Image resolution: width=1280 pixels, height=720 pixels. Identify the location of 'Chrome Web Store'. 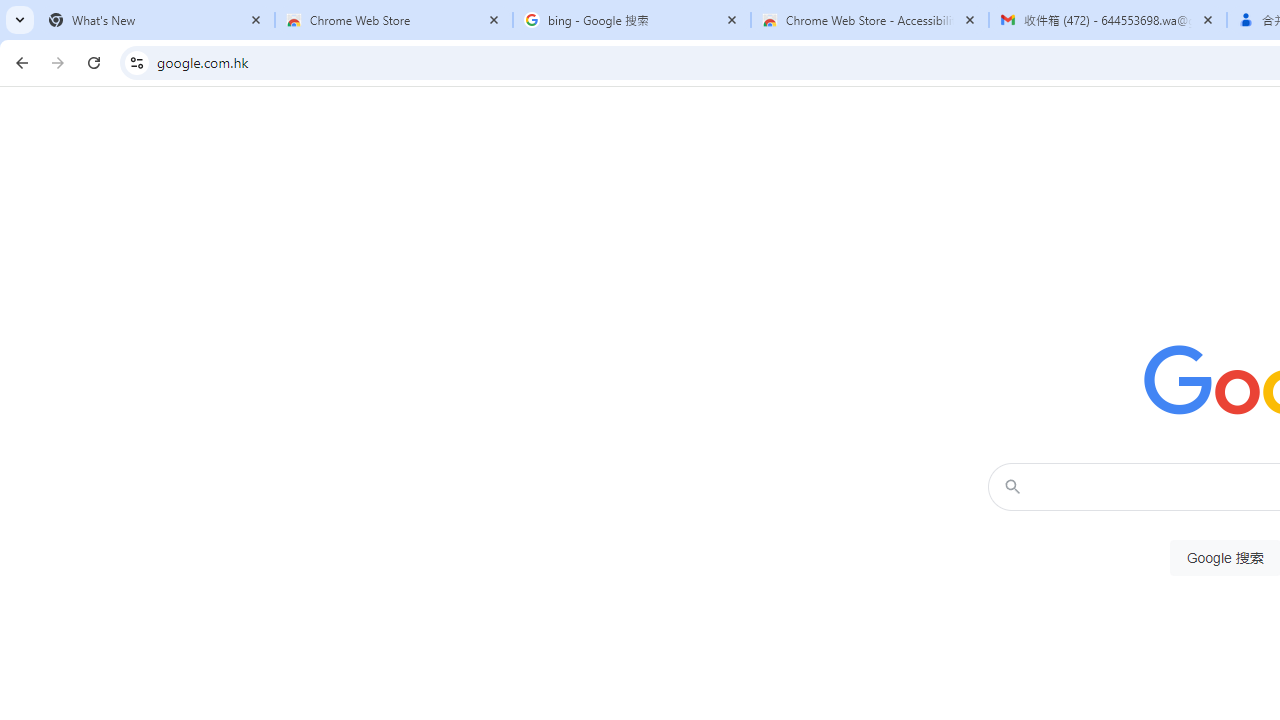
(394, 20).